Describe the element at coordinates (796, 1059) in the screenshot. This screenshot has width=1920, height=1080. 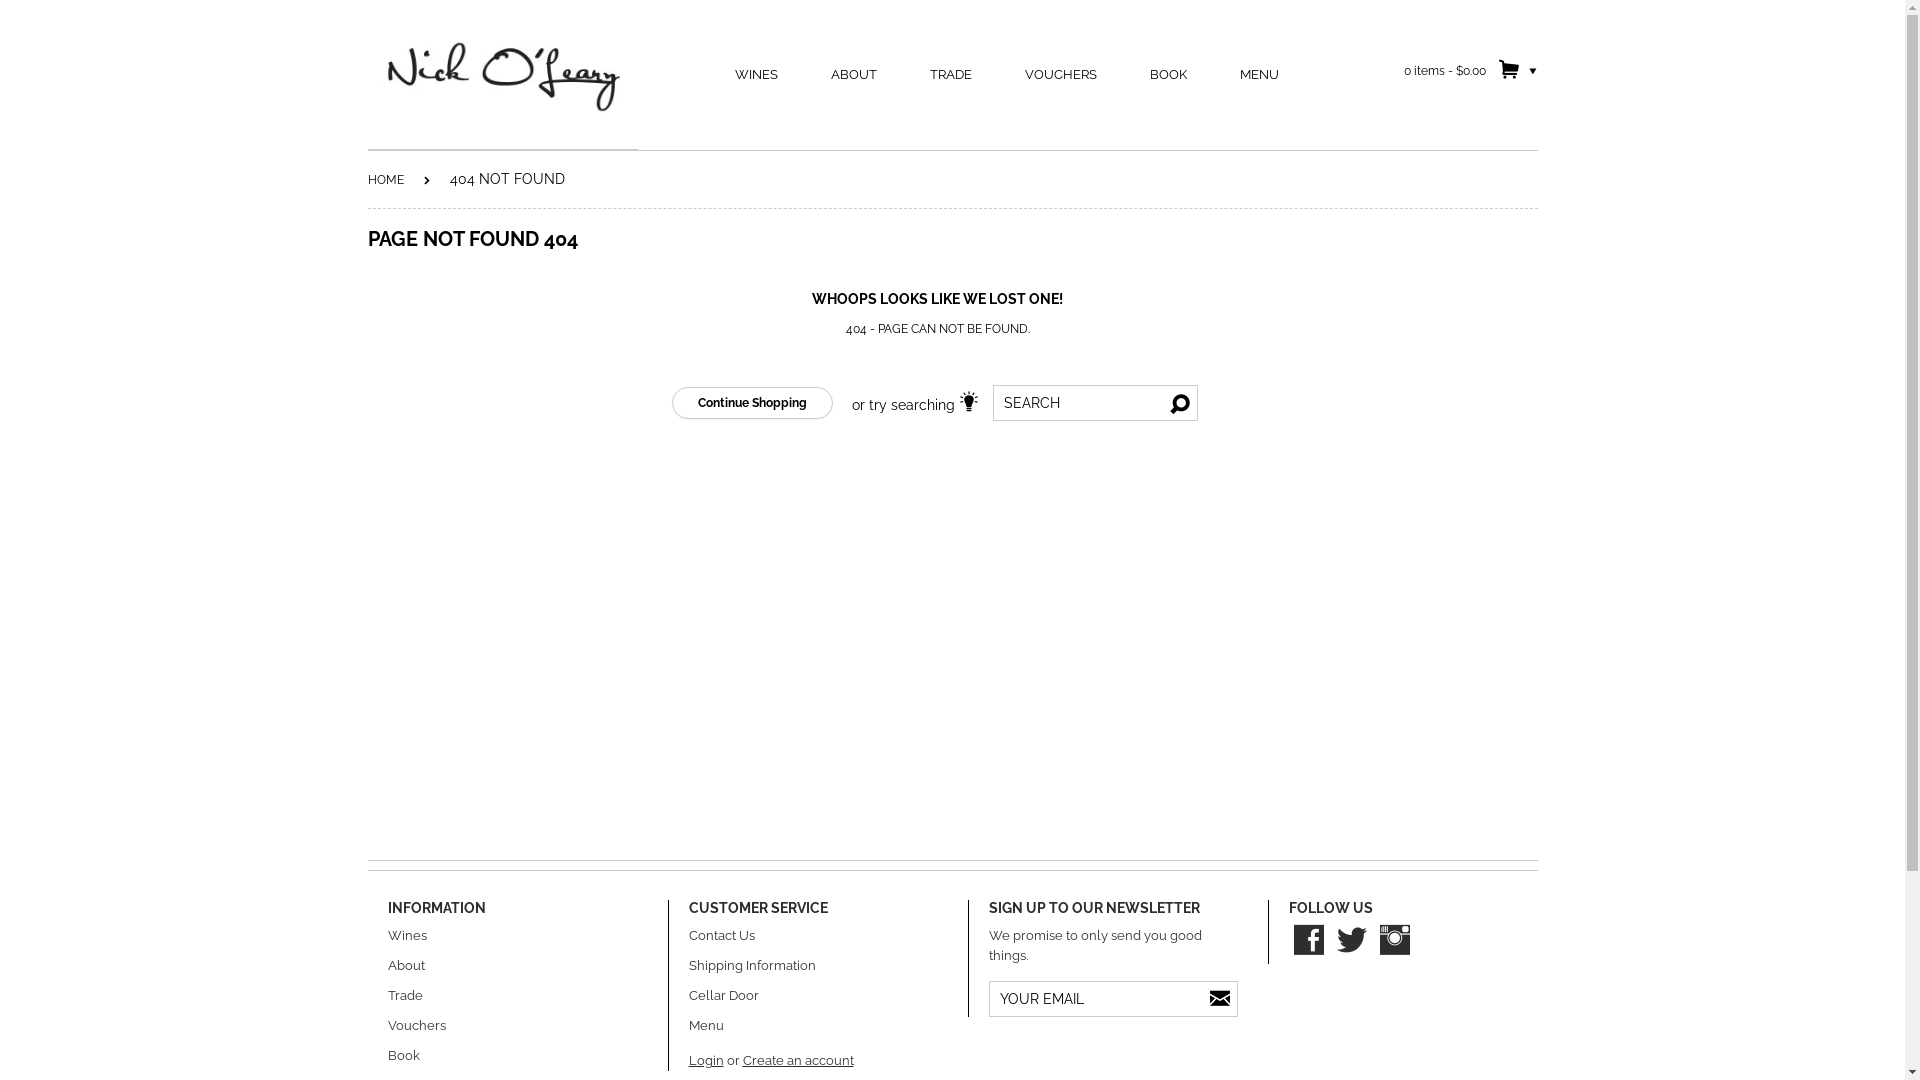
I see `'Create an account'` at that location.